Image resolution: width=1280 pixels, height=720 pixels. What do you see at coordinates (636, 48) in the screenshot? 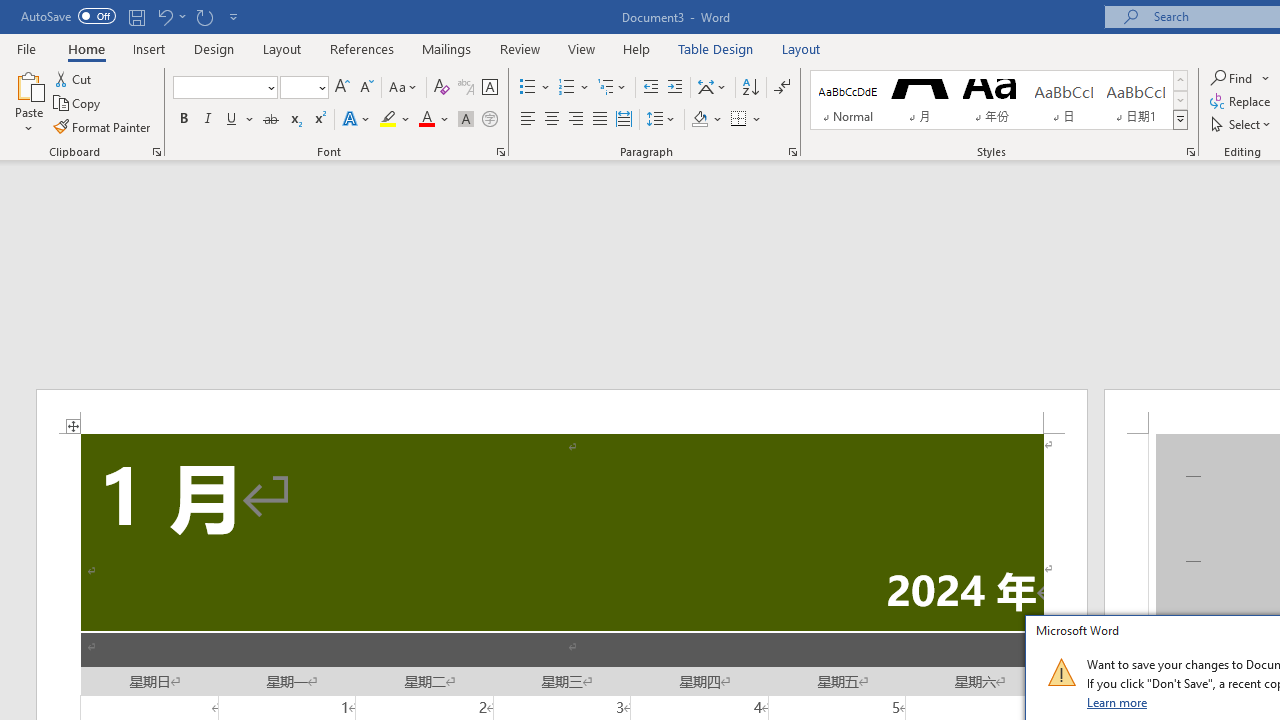
I see `'Help'` at bounding box center [636, 48].